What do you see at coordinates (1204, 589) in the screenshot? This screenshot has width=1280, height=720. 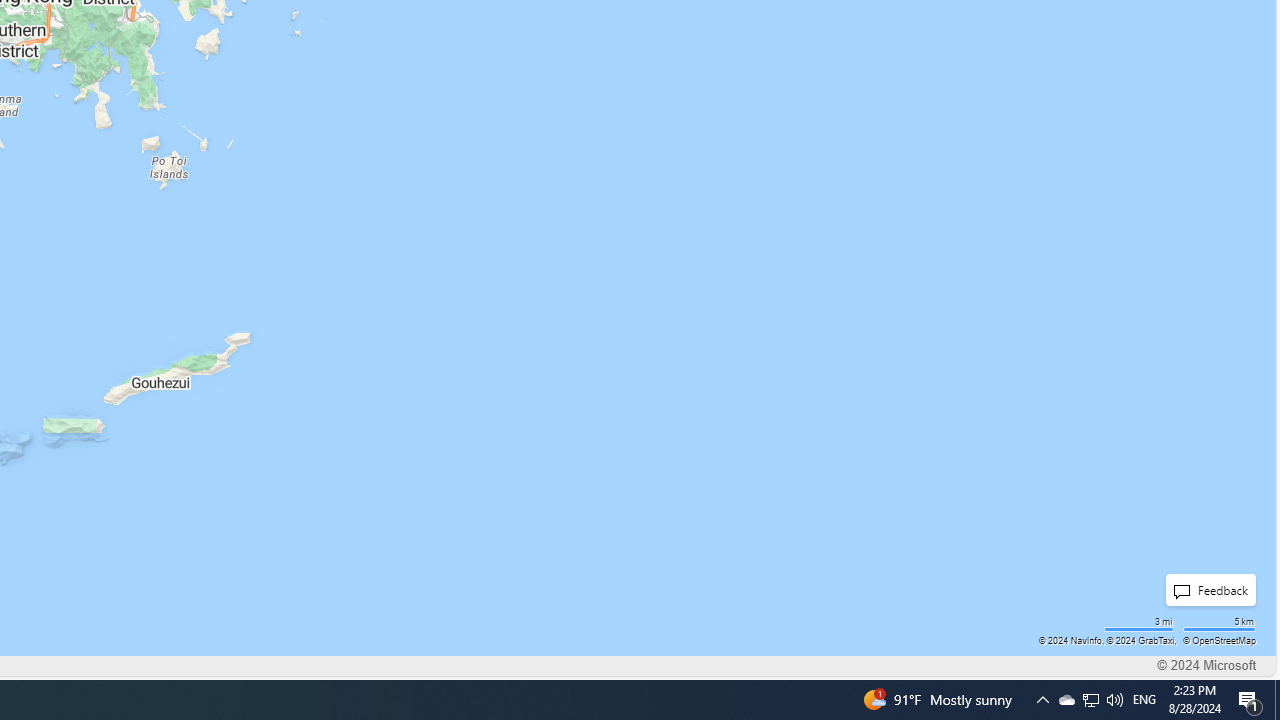 I see `'Feedback'` at bounding box center [1204, 589].